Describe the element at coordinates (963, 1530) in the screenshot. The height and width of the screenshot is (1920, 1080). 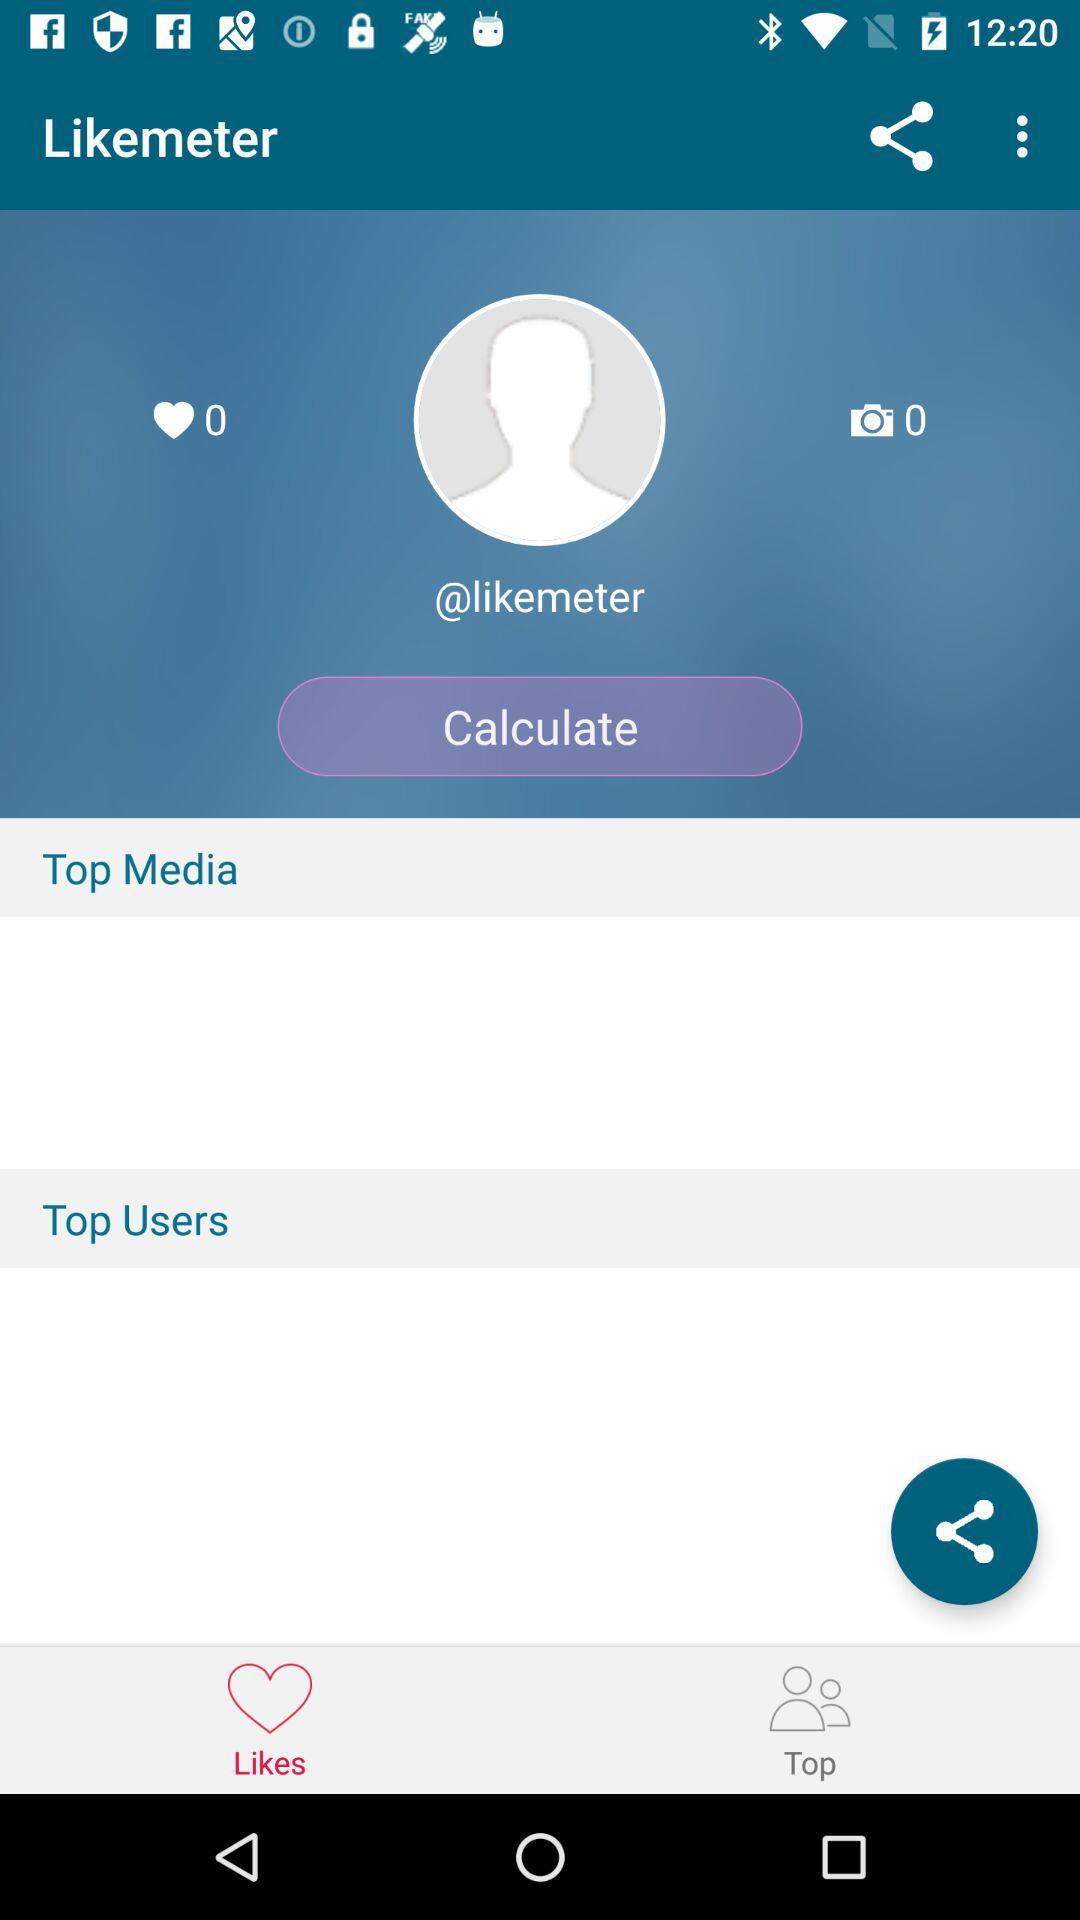
I see `save` at that location.